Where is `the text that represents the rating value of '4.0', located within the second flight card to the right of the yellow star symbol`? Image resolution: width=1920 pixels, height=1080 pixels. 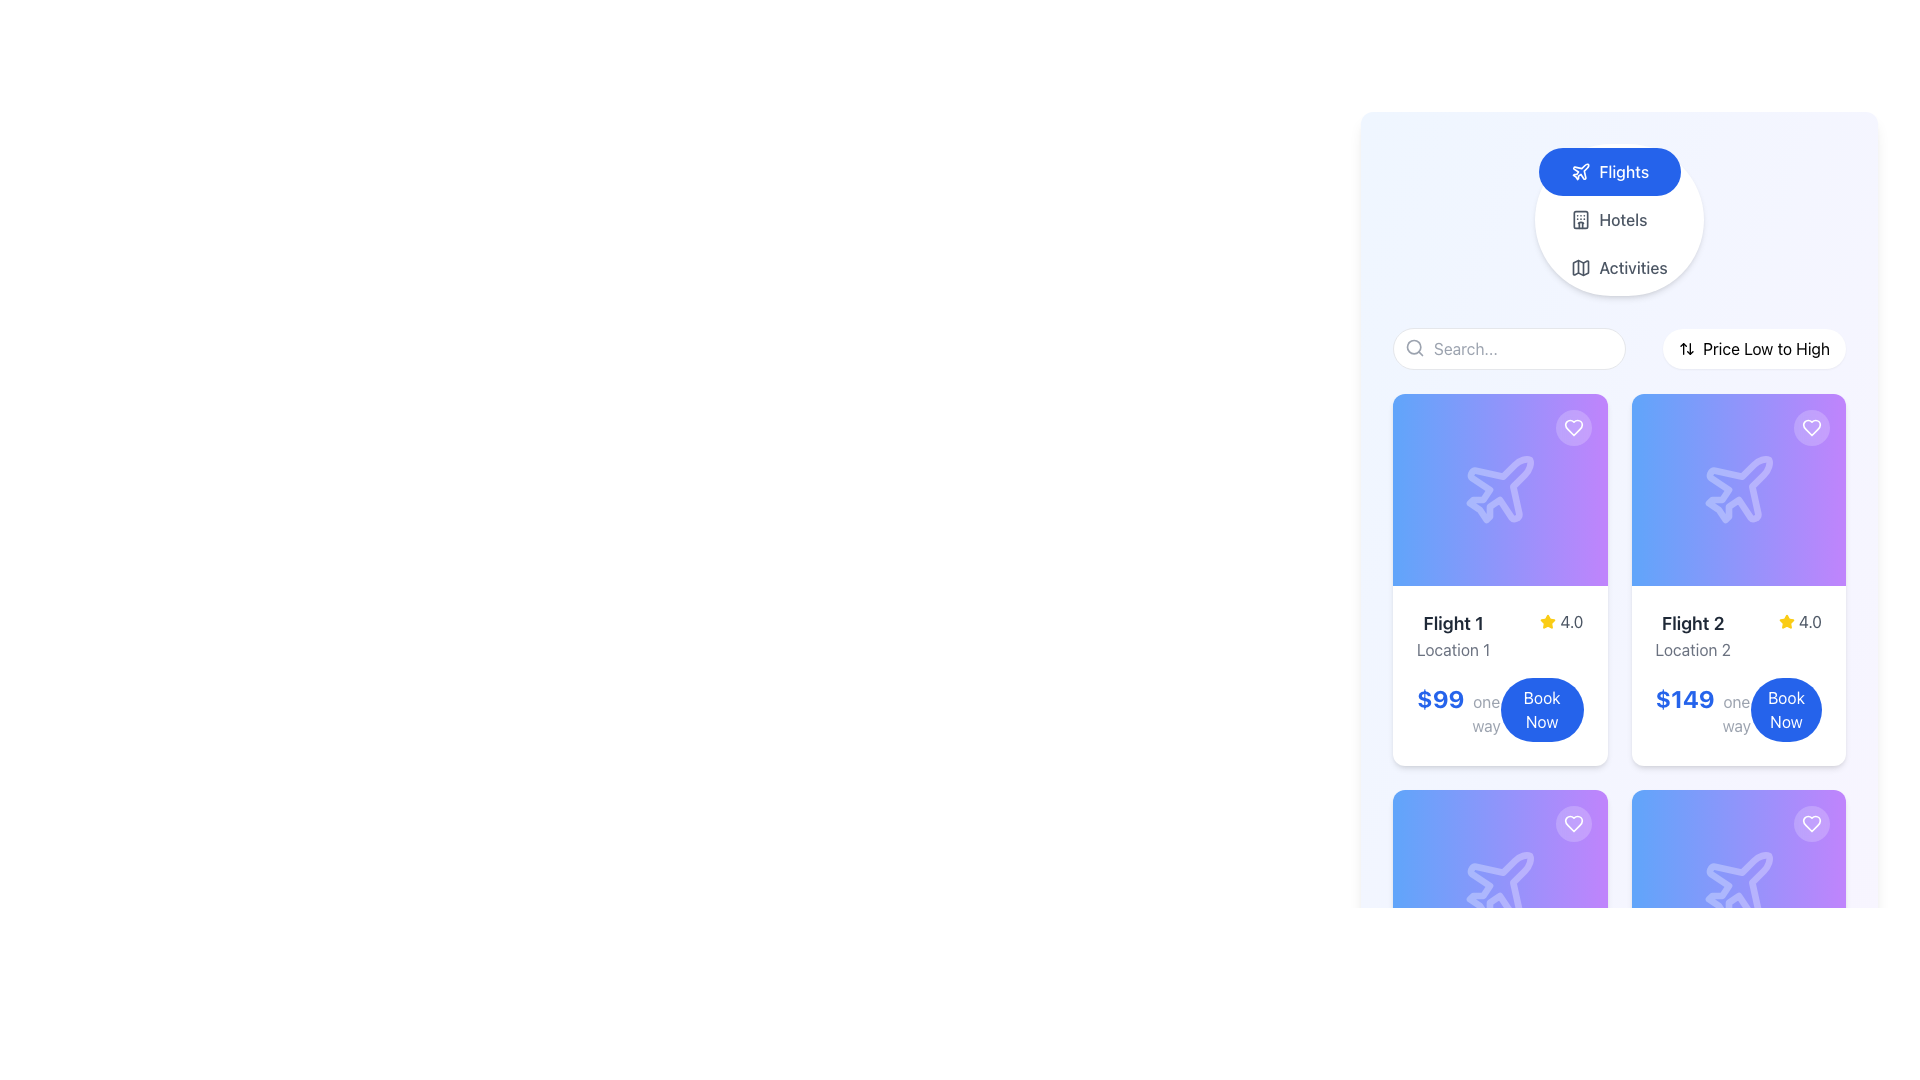 the text that represents the rating value of '4.0', located within the second flight card to the right of the yellow star symbol is located at coordinates (1810, 620).